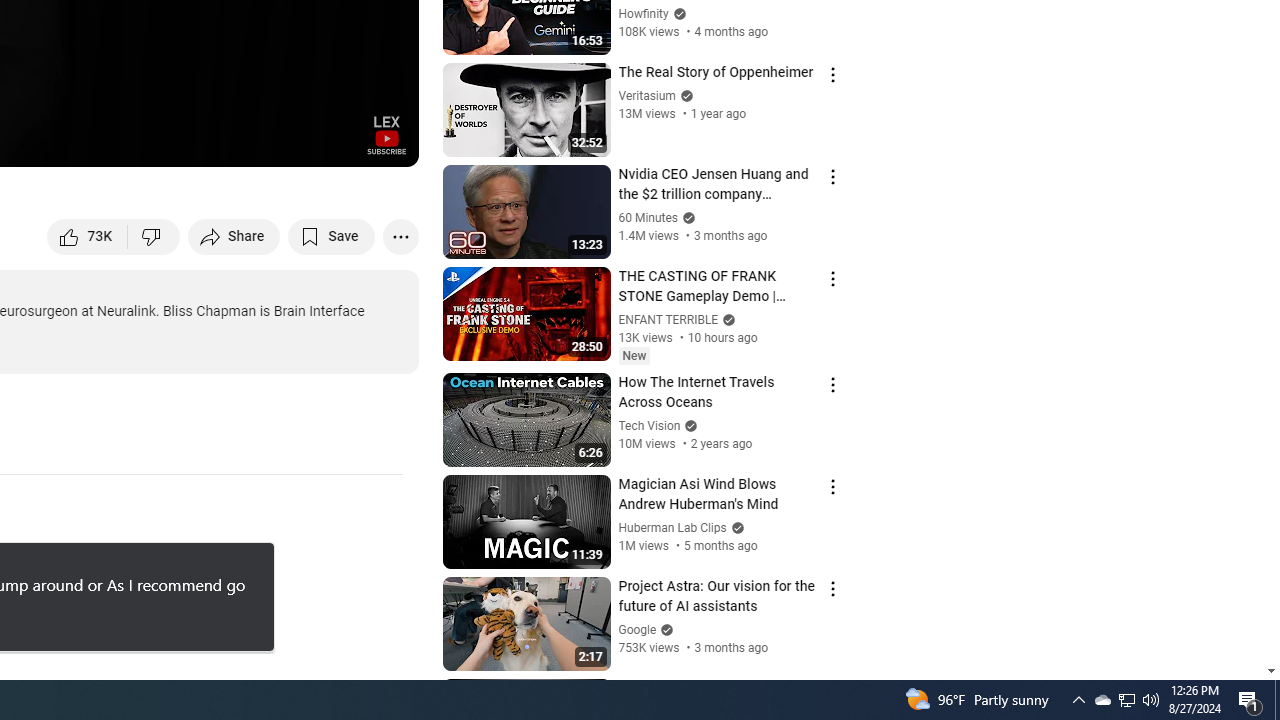 This screenshot has height=720, width=1280. I want to click on 'Full screen (f)', so click(382, 141).